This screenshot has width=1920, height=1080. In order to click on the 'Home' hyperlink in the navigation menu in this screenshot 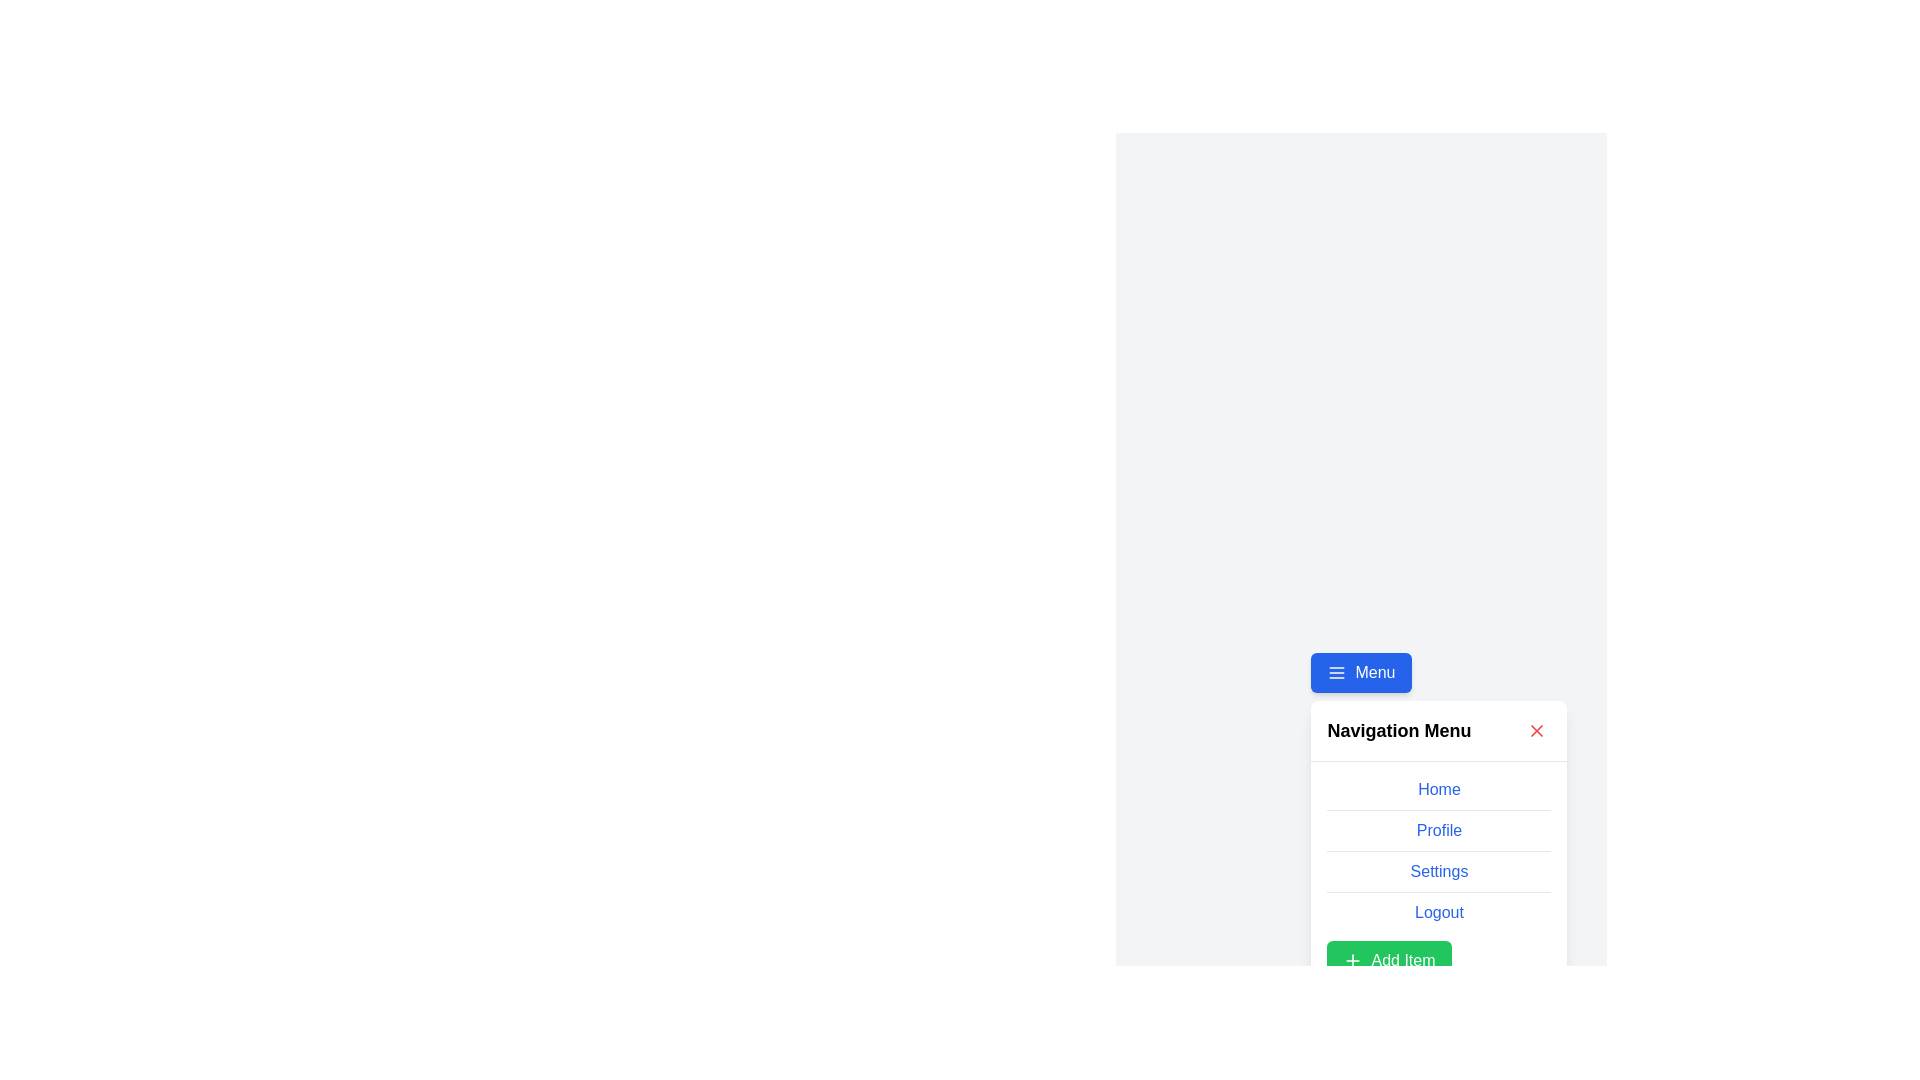, I will do `click(1438, 793)`.